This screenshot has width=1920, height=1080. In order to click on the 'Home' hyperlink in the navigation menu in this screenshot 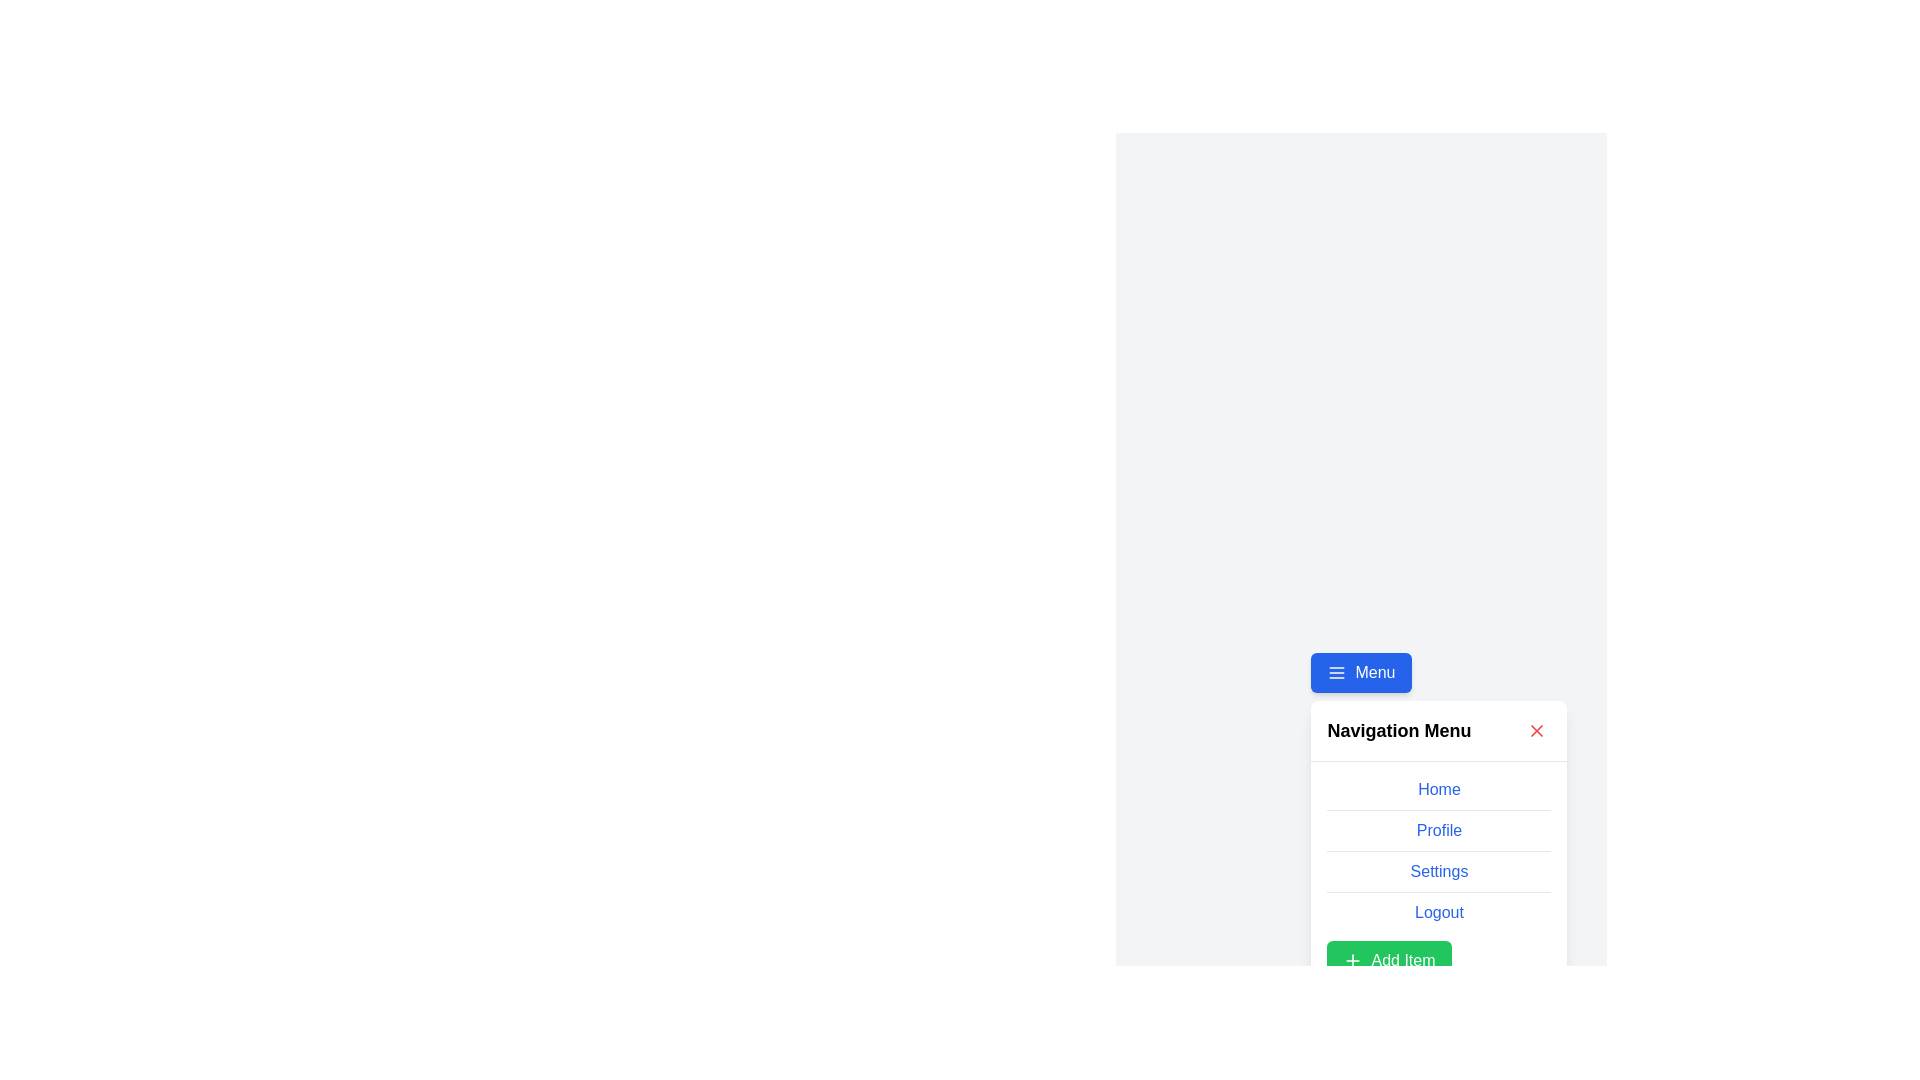, I will do `click(1438, 793)`.